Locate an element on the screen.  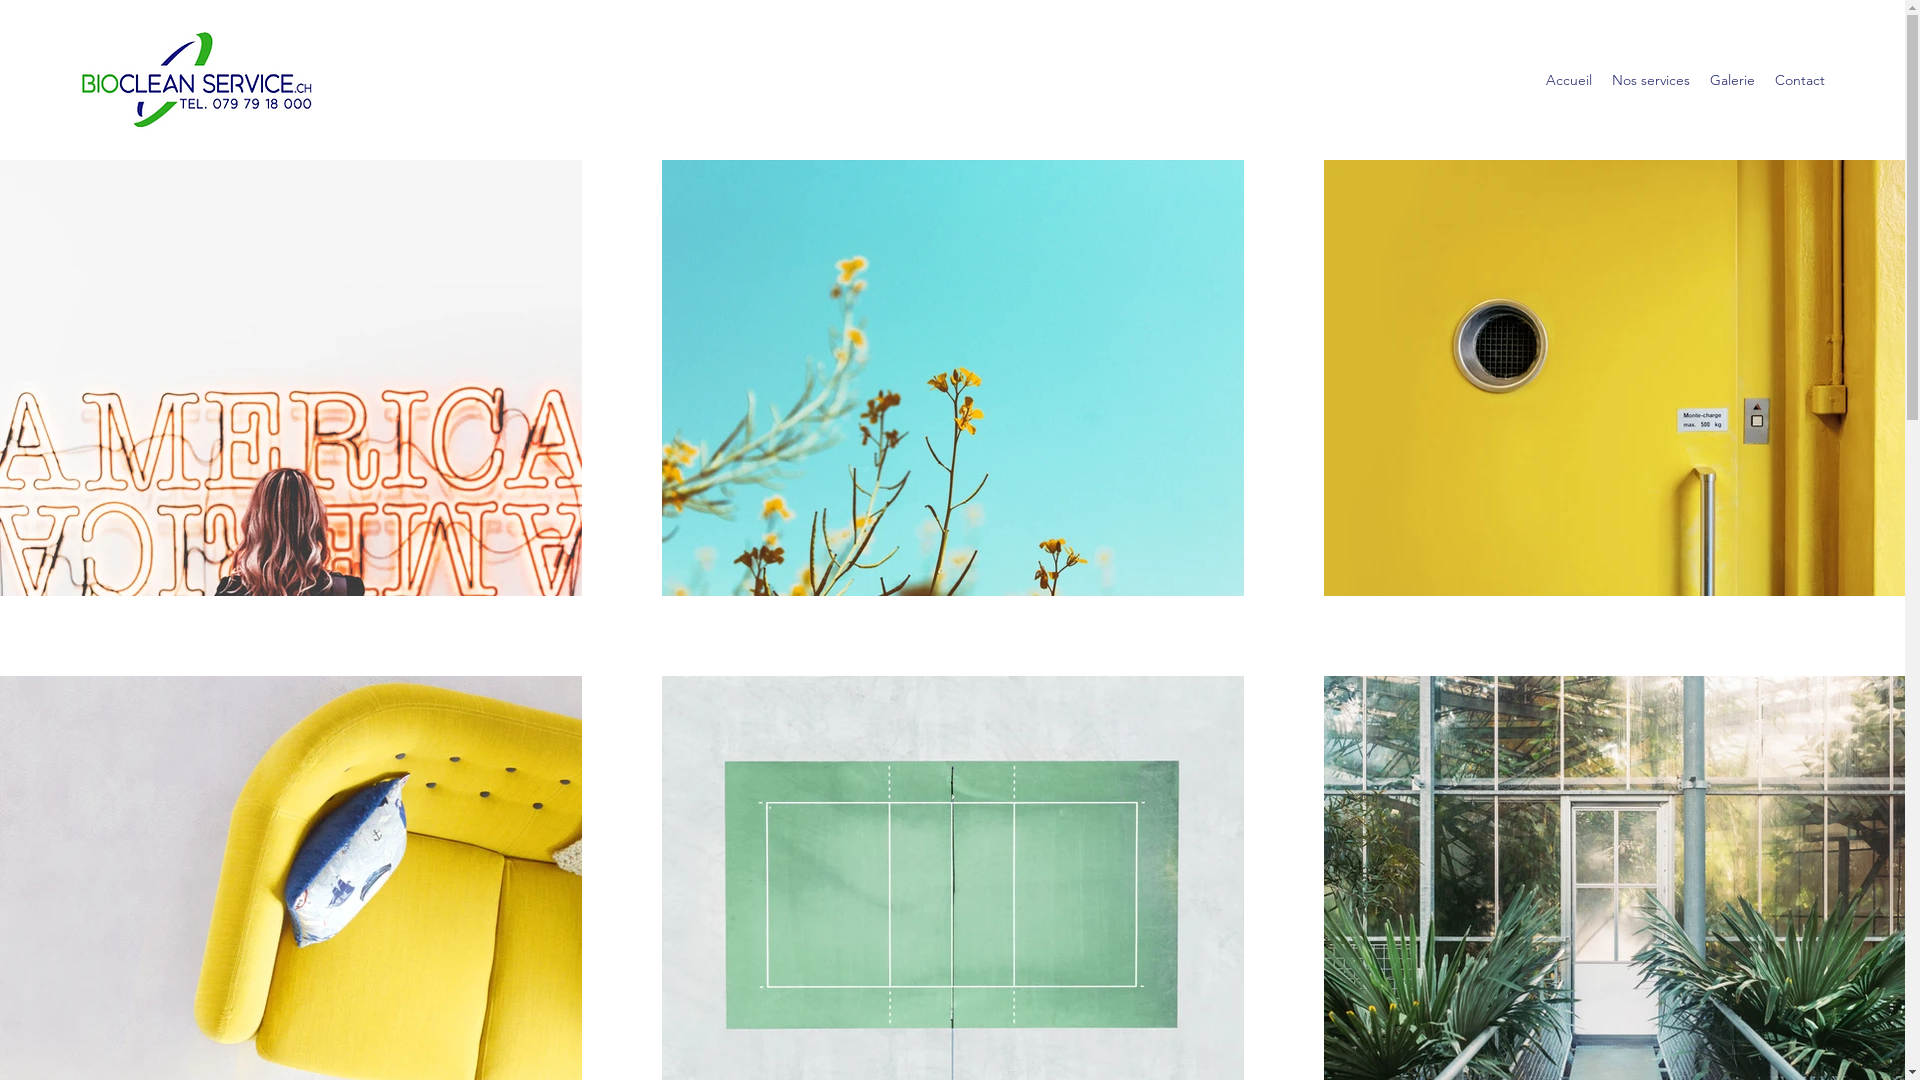
'Galerie' is located at coordinates (1731, 79).